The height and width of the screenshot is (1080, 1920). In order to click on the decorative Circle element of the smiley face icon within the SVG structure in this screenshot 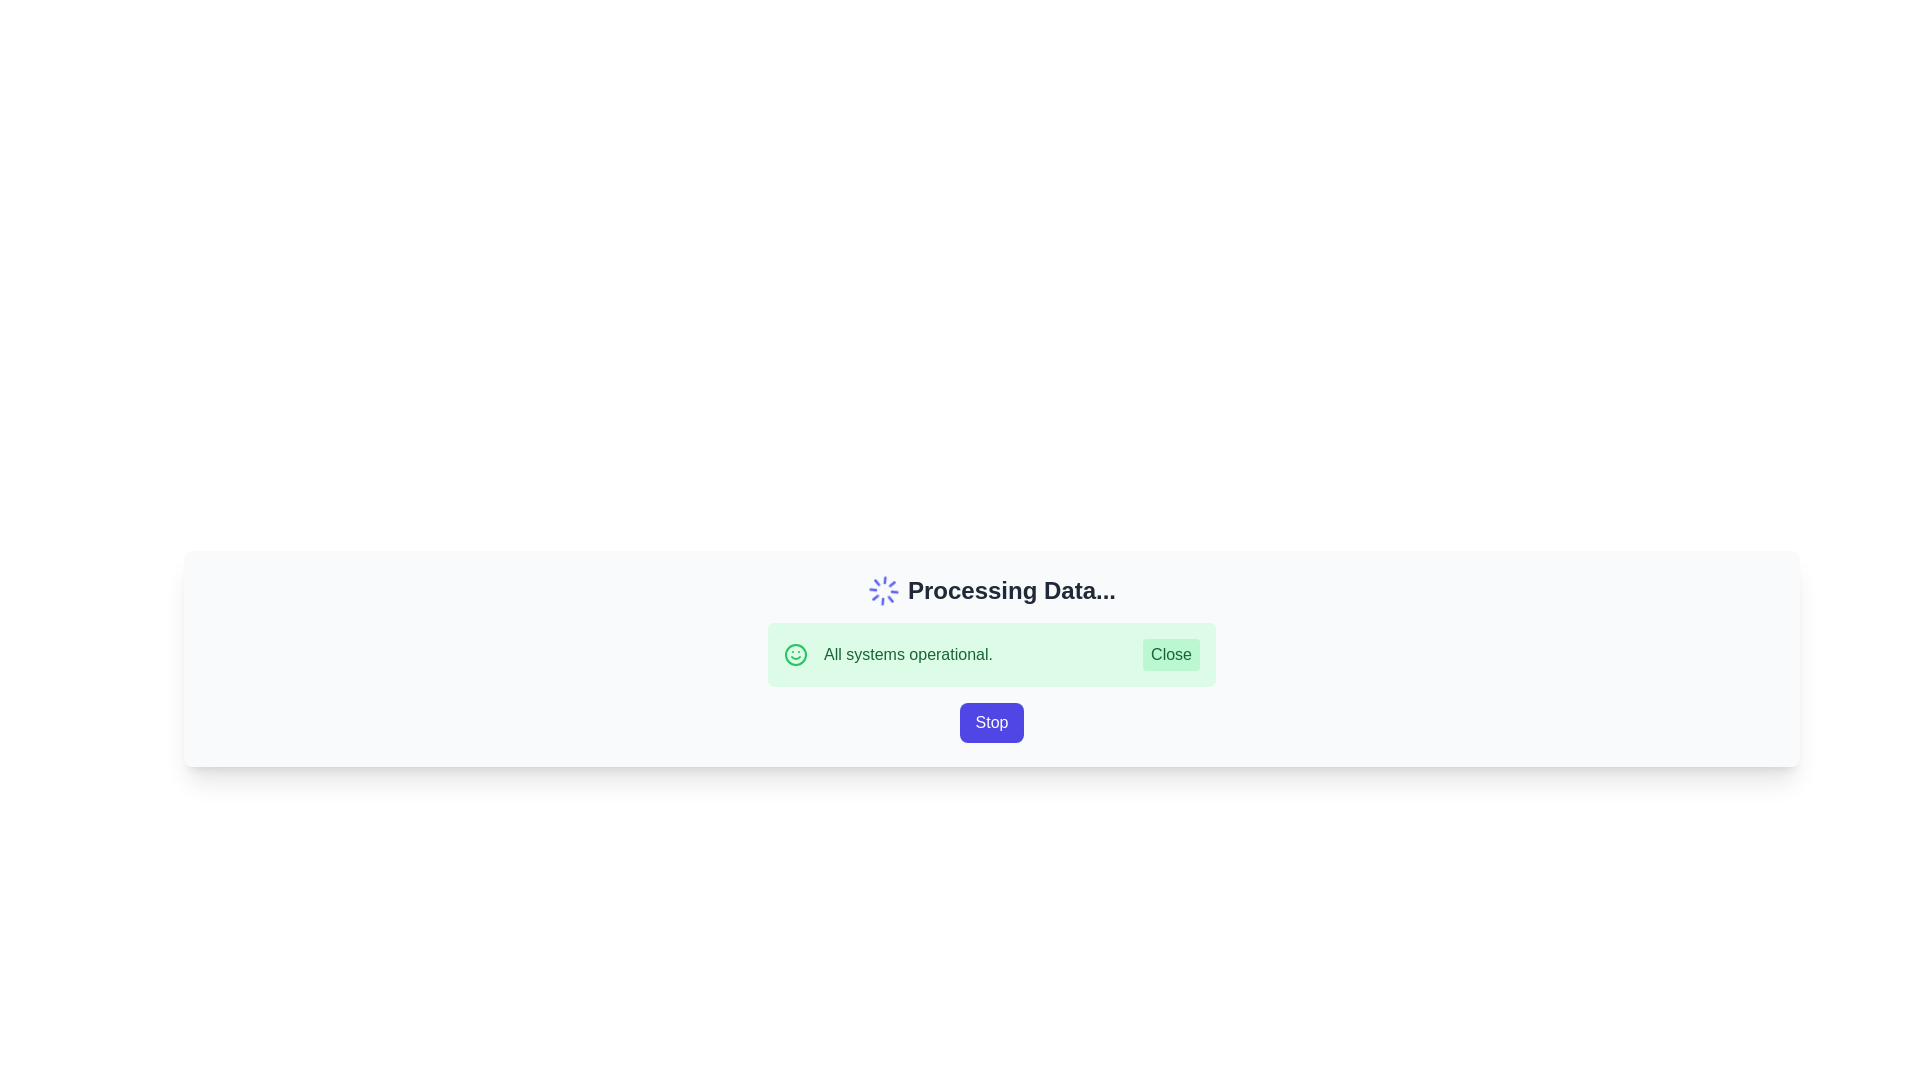, I will do `click(795, 655)`.